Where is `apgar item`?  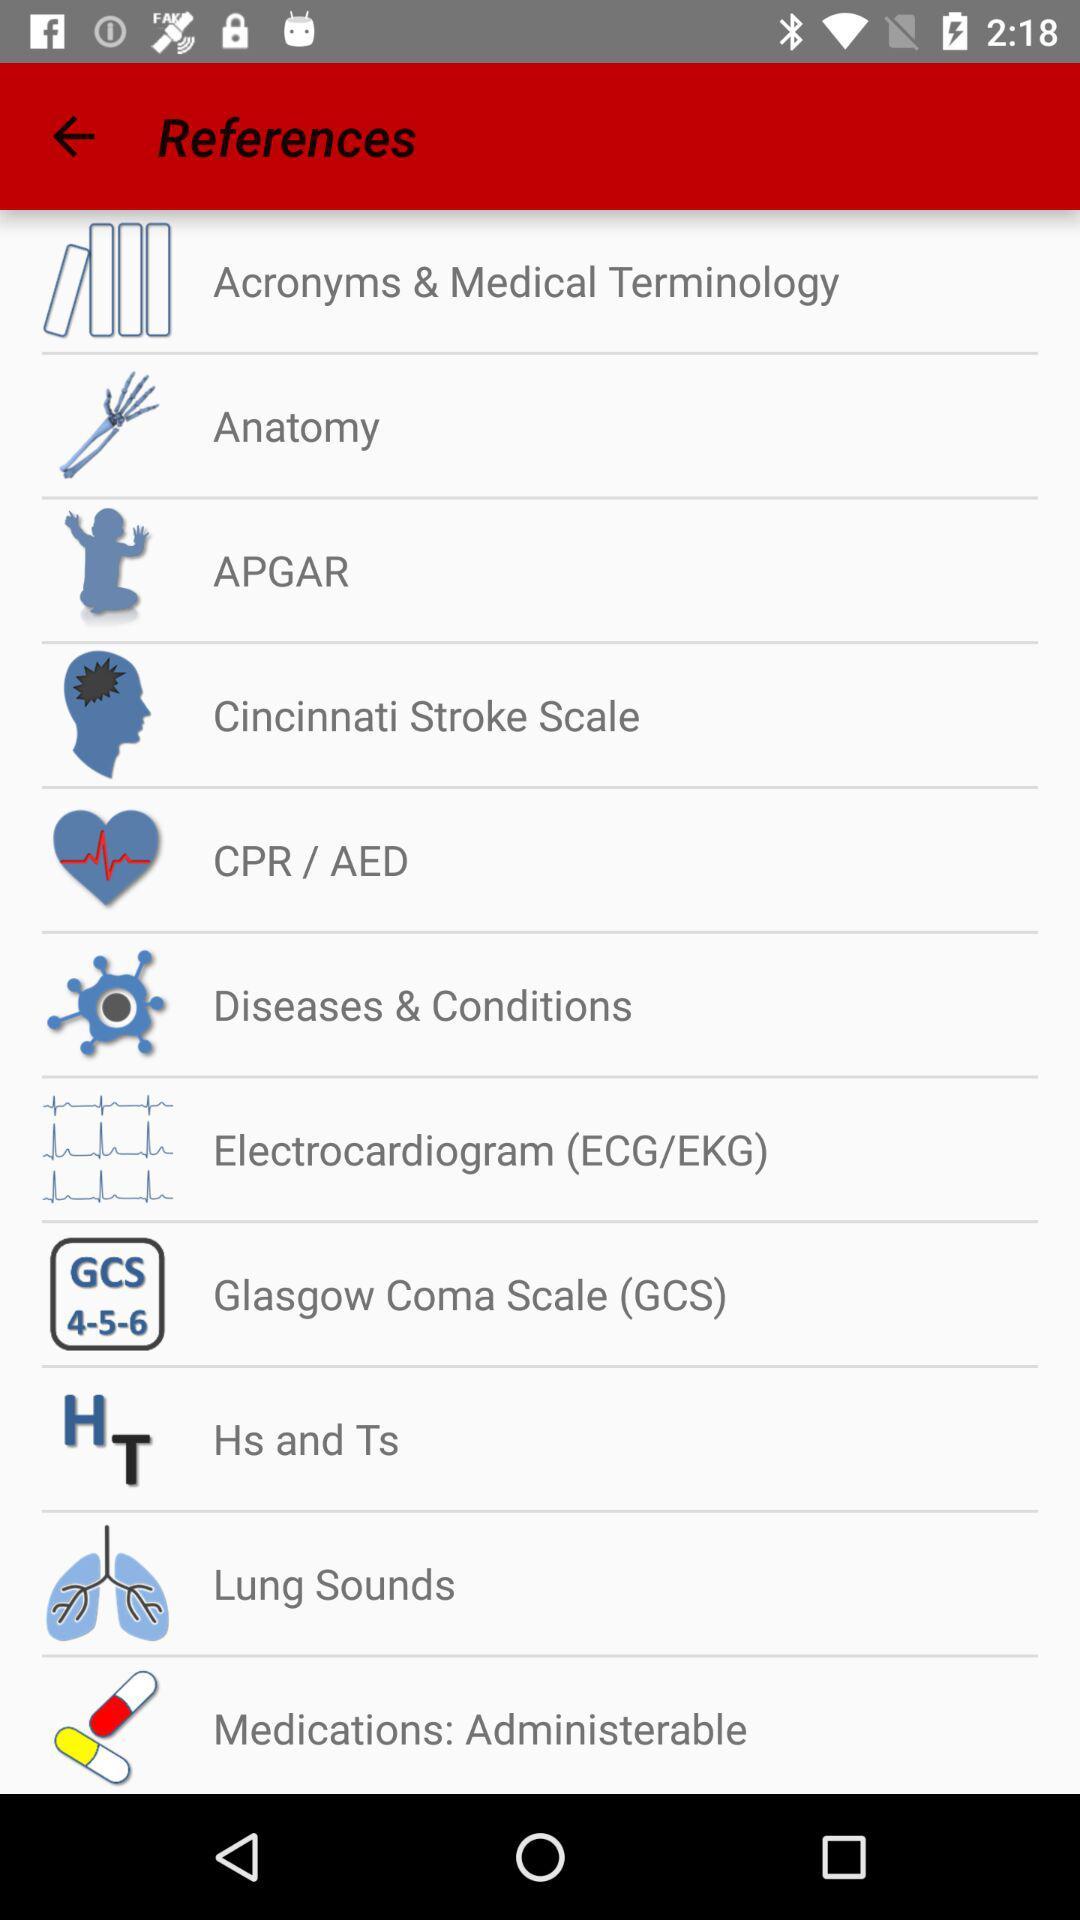
apgar item is located at coordinates (260, 569).